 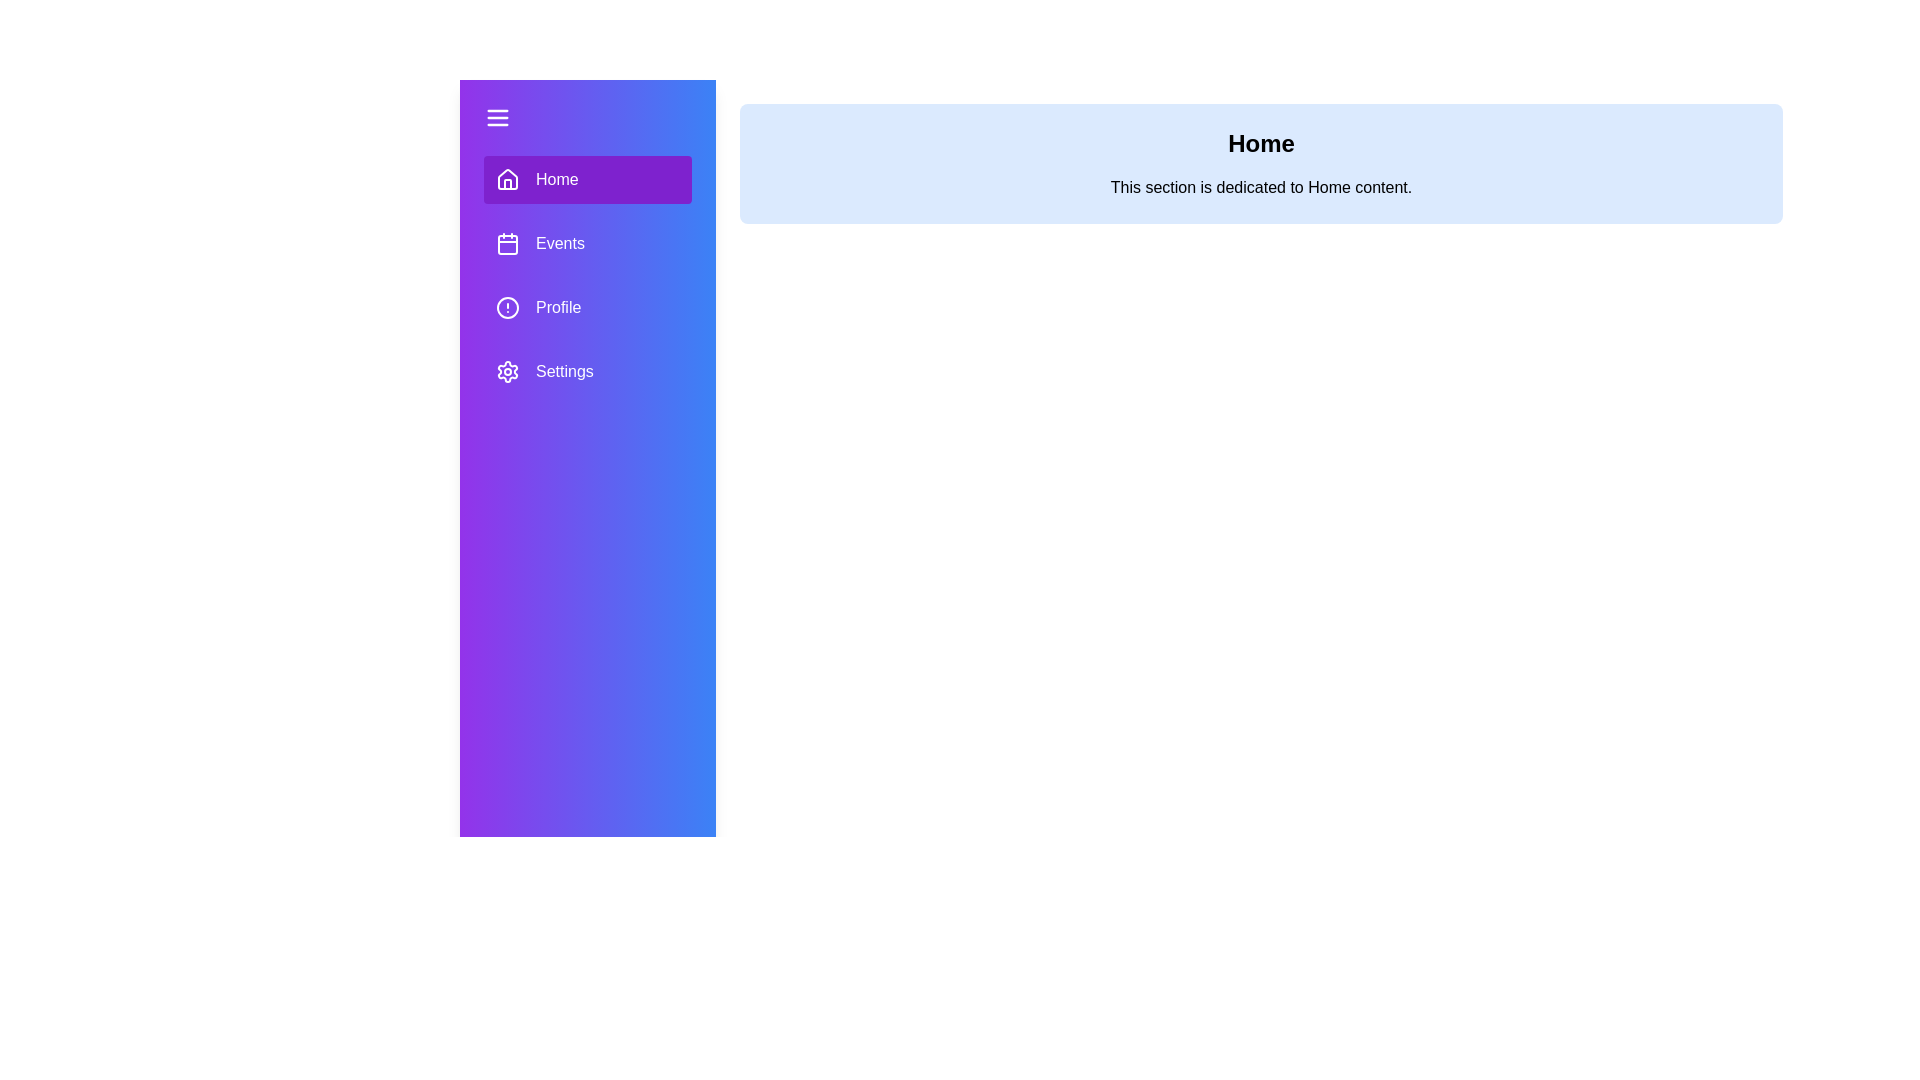 I want to click on the 'Home' icon in the sidebar menu, which serves as a graphical representation of the 'Home' option, positioned at the top of the sidebar, so click(x=508, y=184).